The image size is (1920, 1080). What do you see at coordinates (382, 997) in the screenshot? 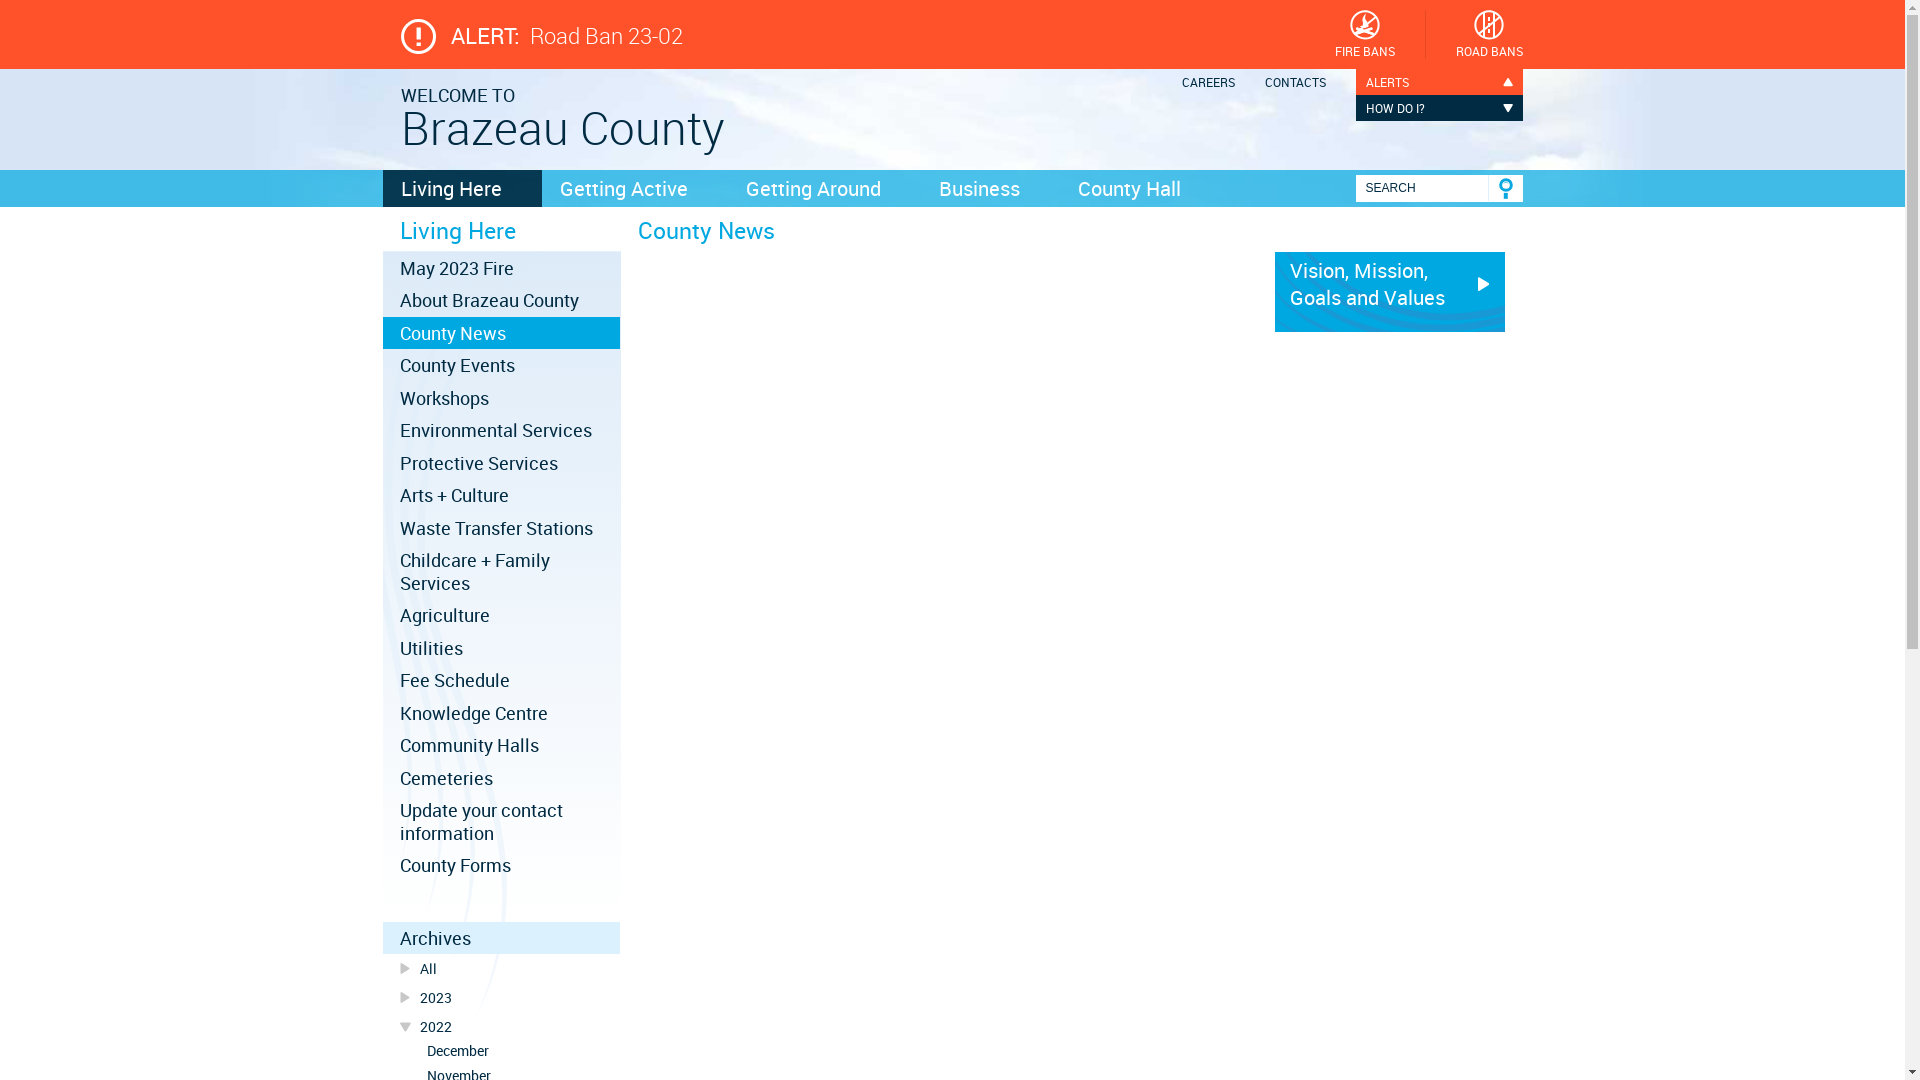
I see `'2023'` at bounding box center [382, 997].